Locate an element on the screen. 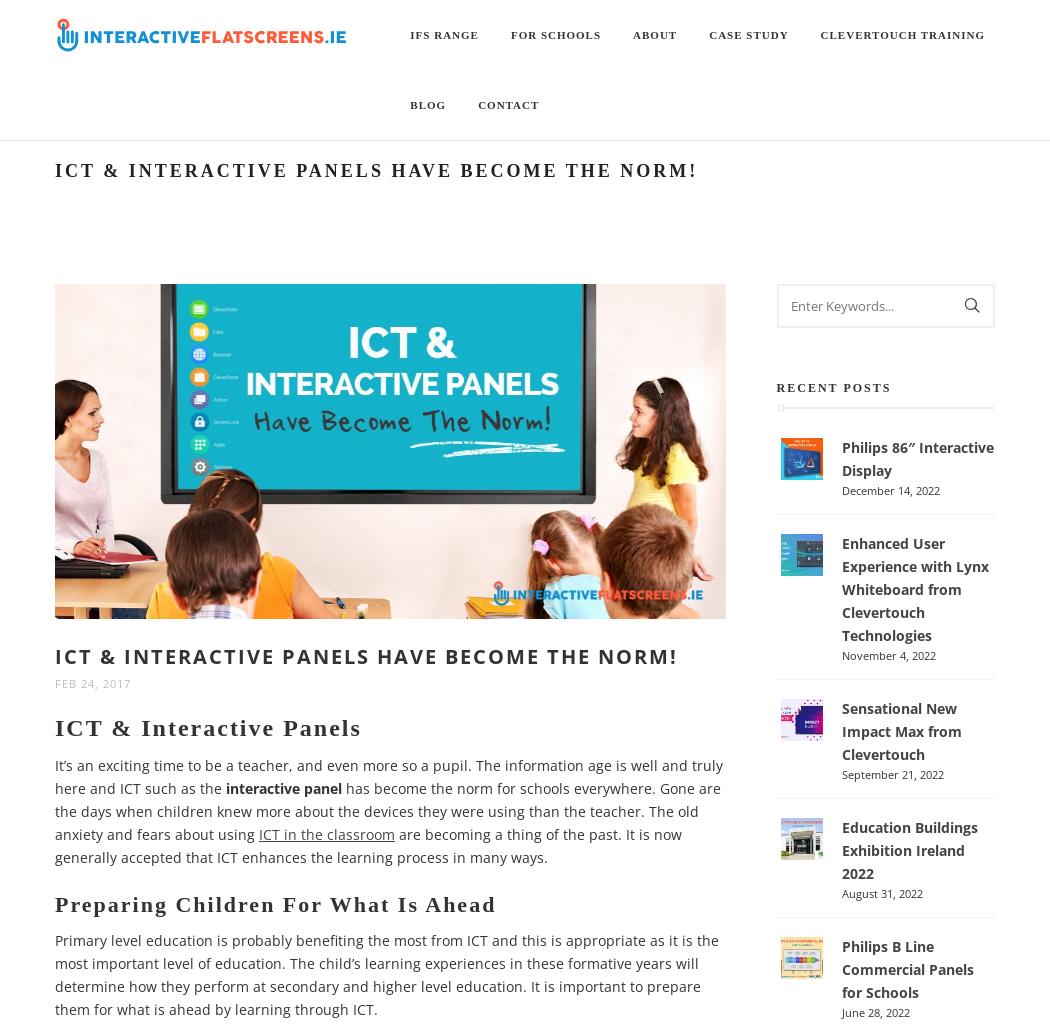  'Philips B Line Commercial Panels for Schools' is located at coordinates (906, 968).